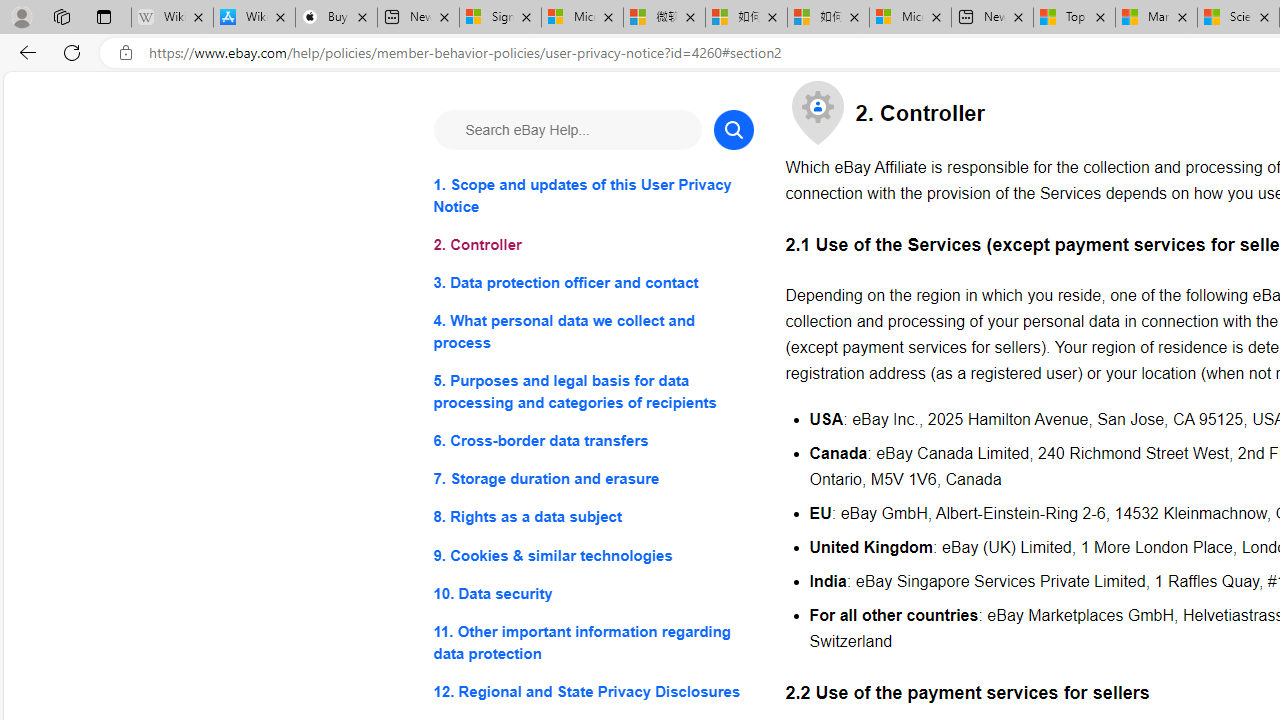  I want to click on '10. Data security', so click(592, 592).